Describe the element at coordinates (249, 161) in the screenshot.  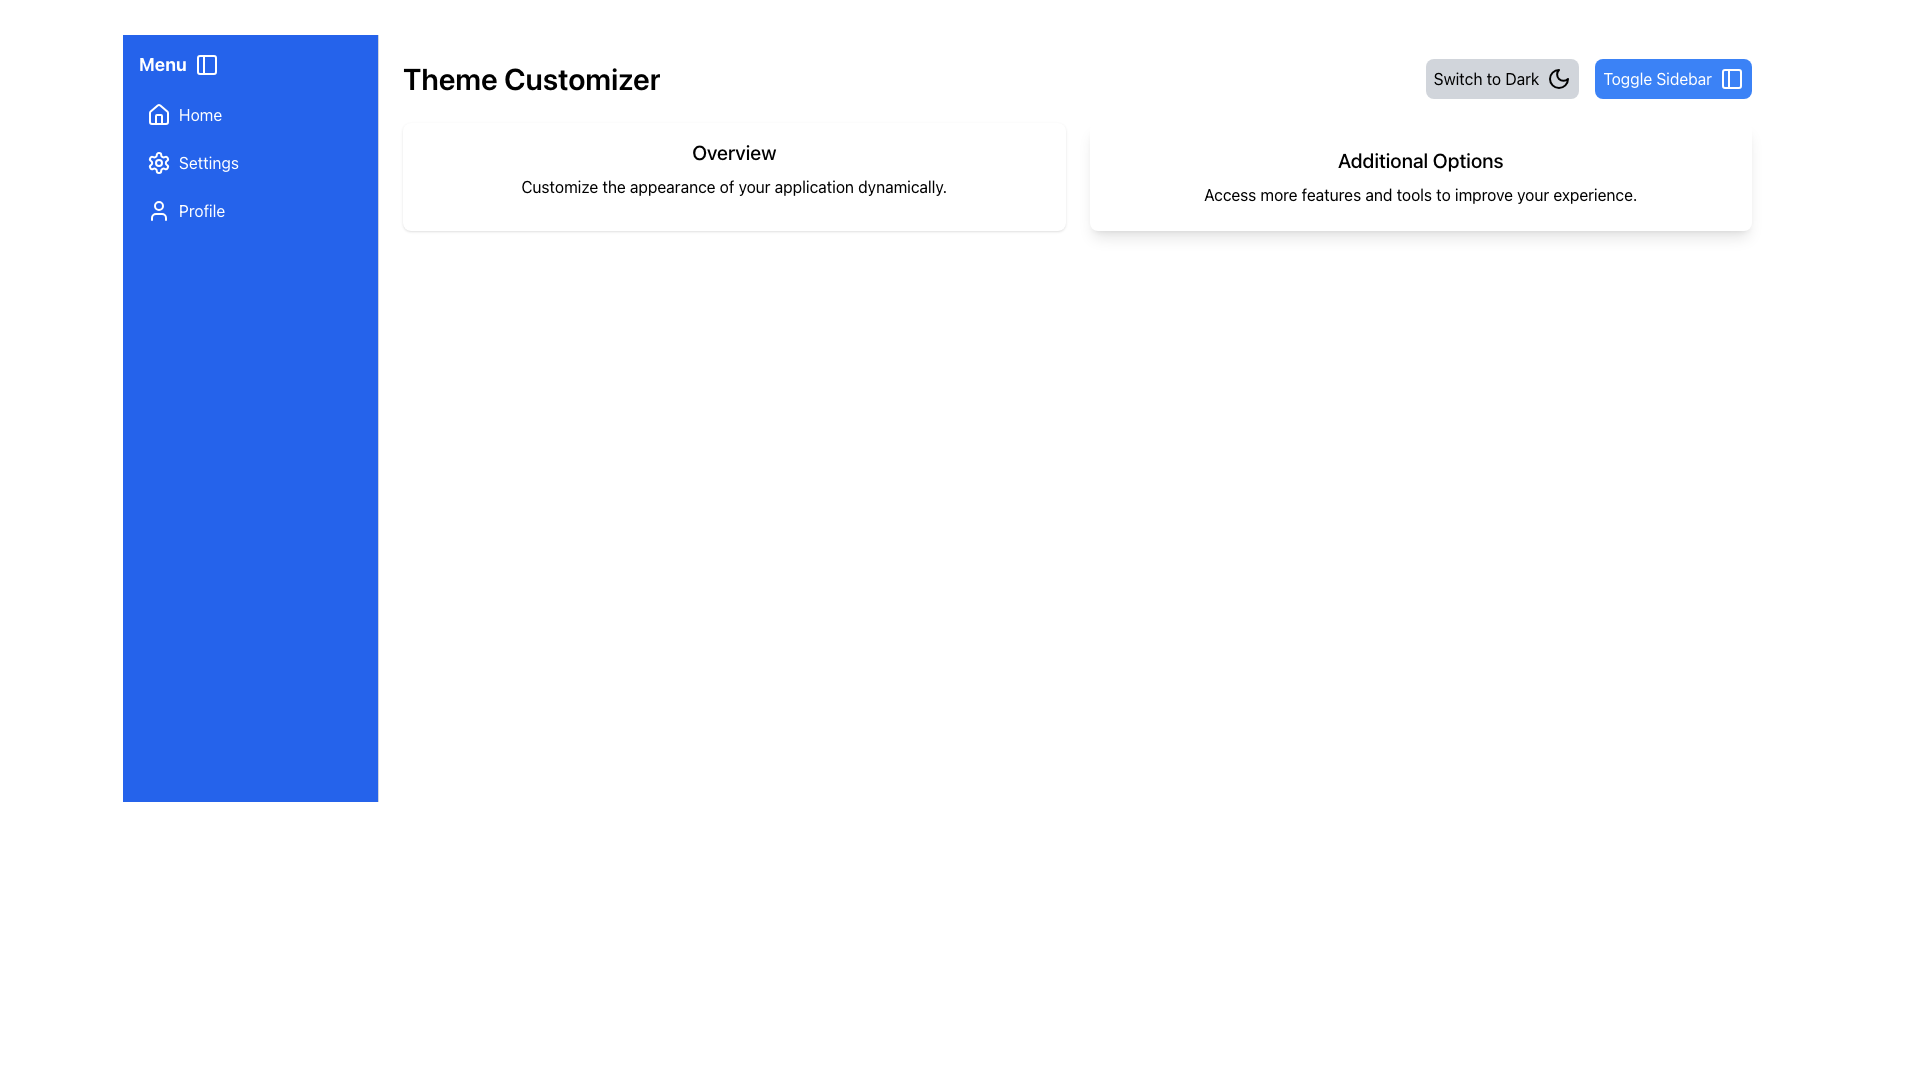
I see `the 'Settings' navigation item in the vertical navigation menu` at that location.